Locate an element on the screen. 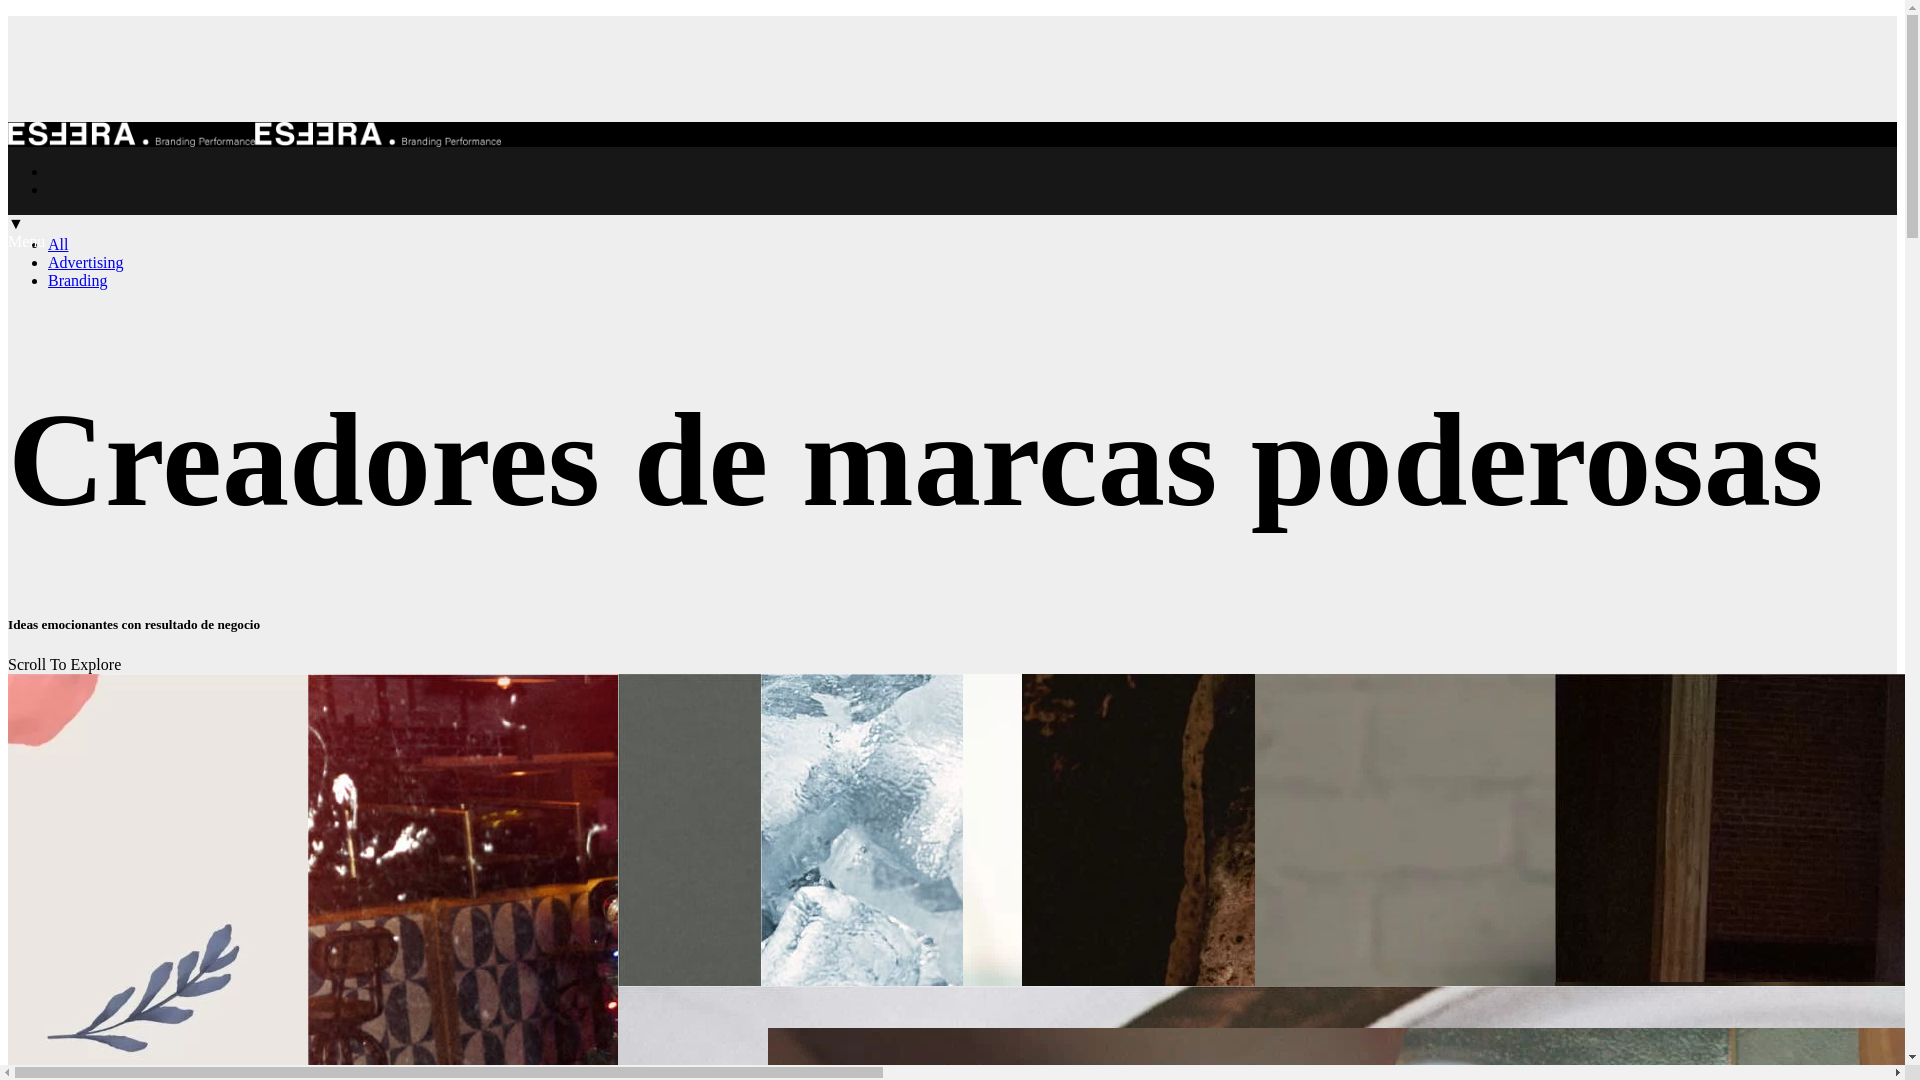  'All' is located at coordinates (57, 243).